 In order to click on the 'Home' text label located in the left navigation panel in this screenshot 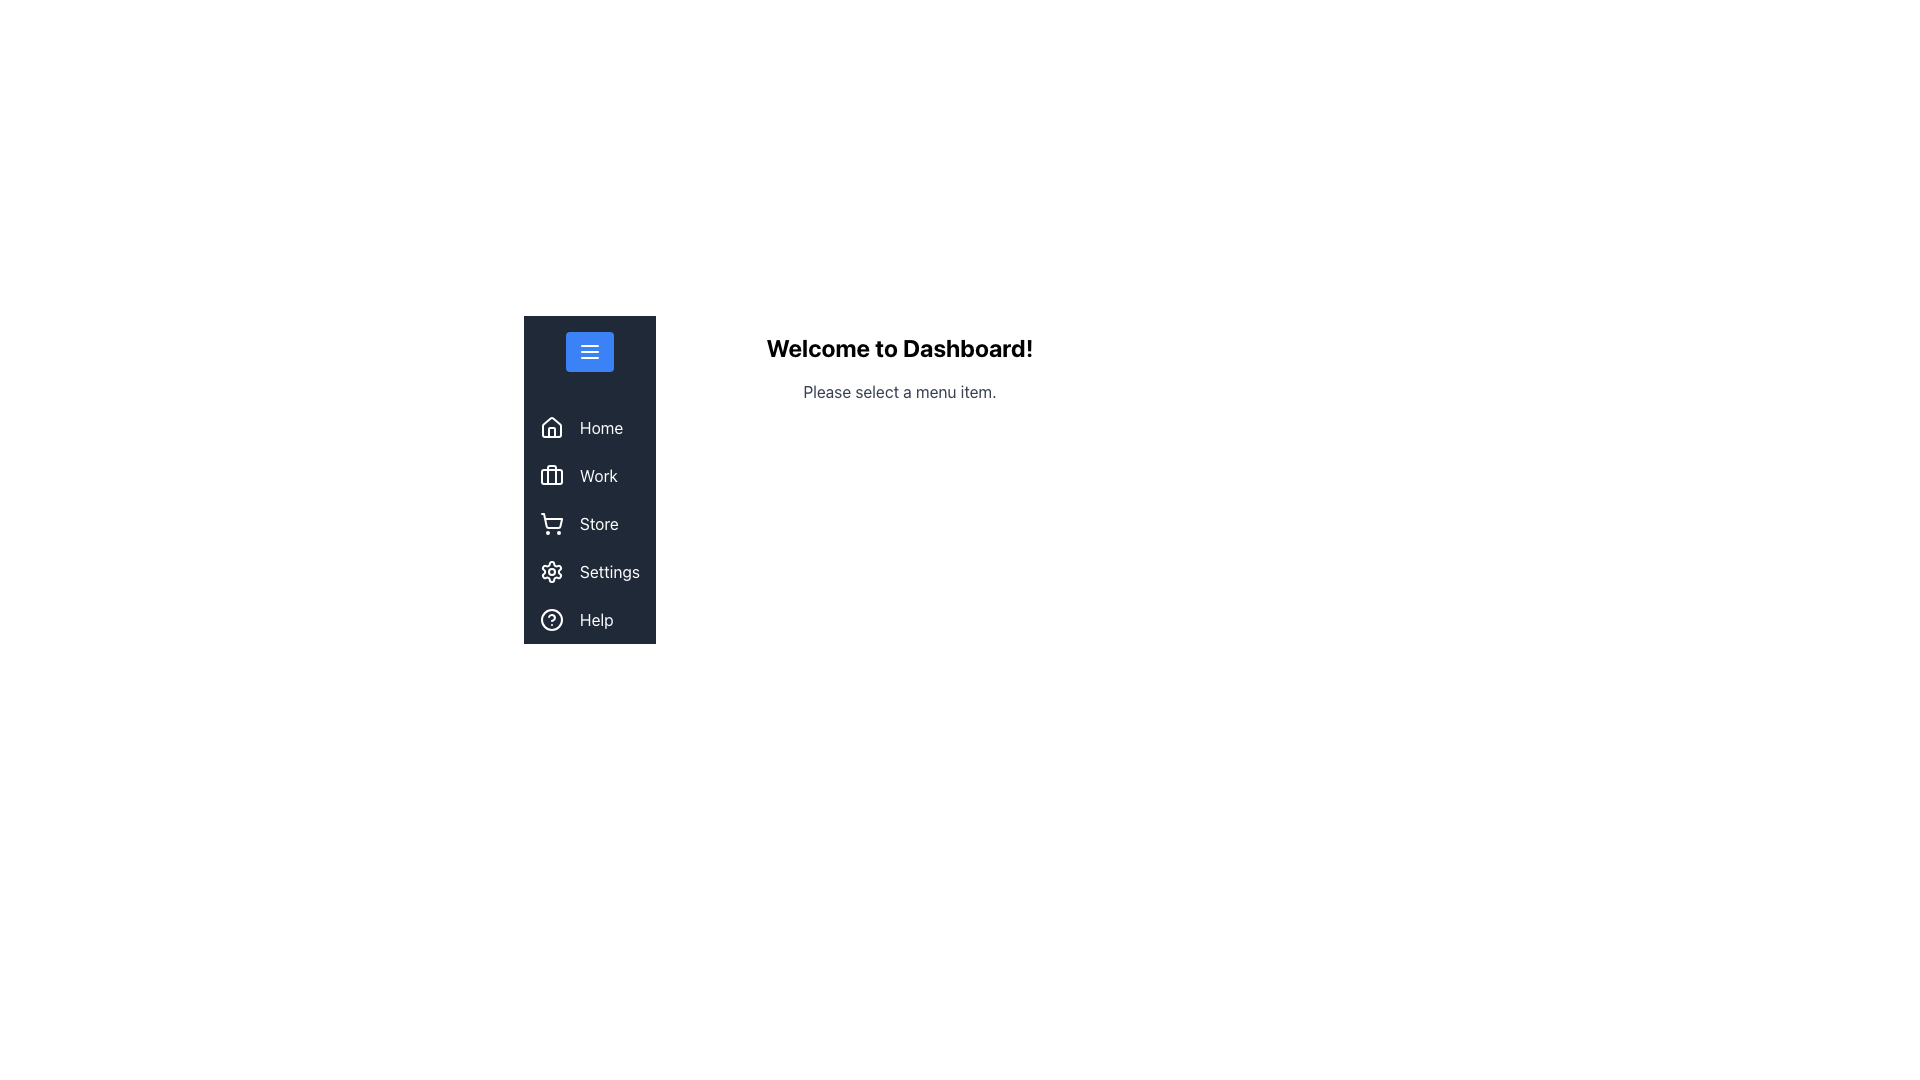, I will do `click(600, 427)`.